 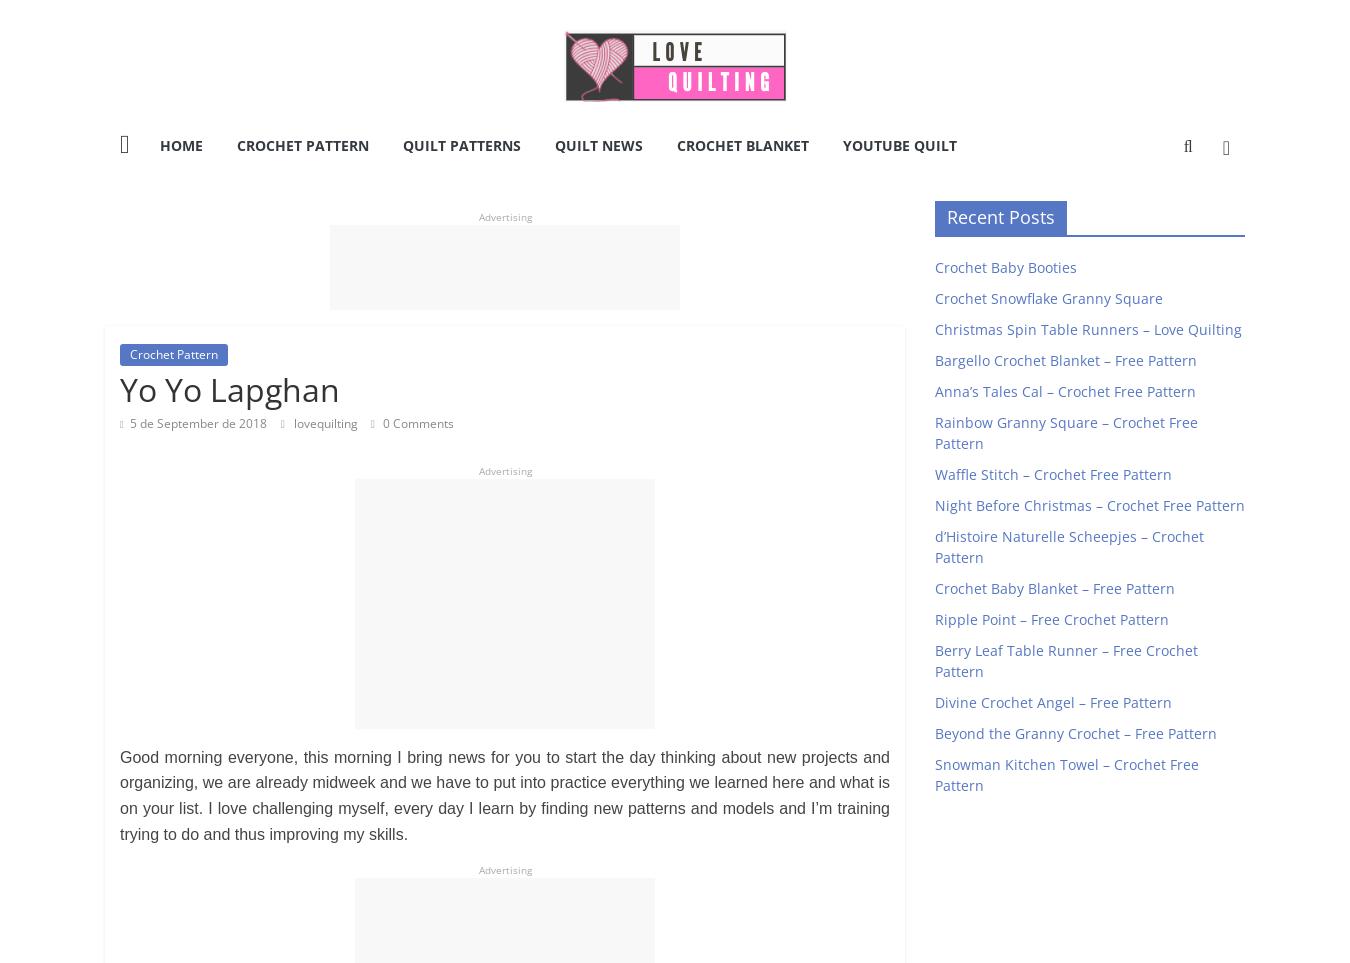 I want to click on 'Crochet Baby Booties', so click(x=934, y=265).